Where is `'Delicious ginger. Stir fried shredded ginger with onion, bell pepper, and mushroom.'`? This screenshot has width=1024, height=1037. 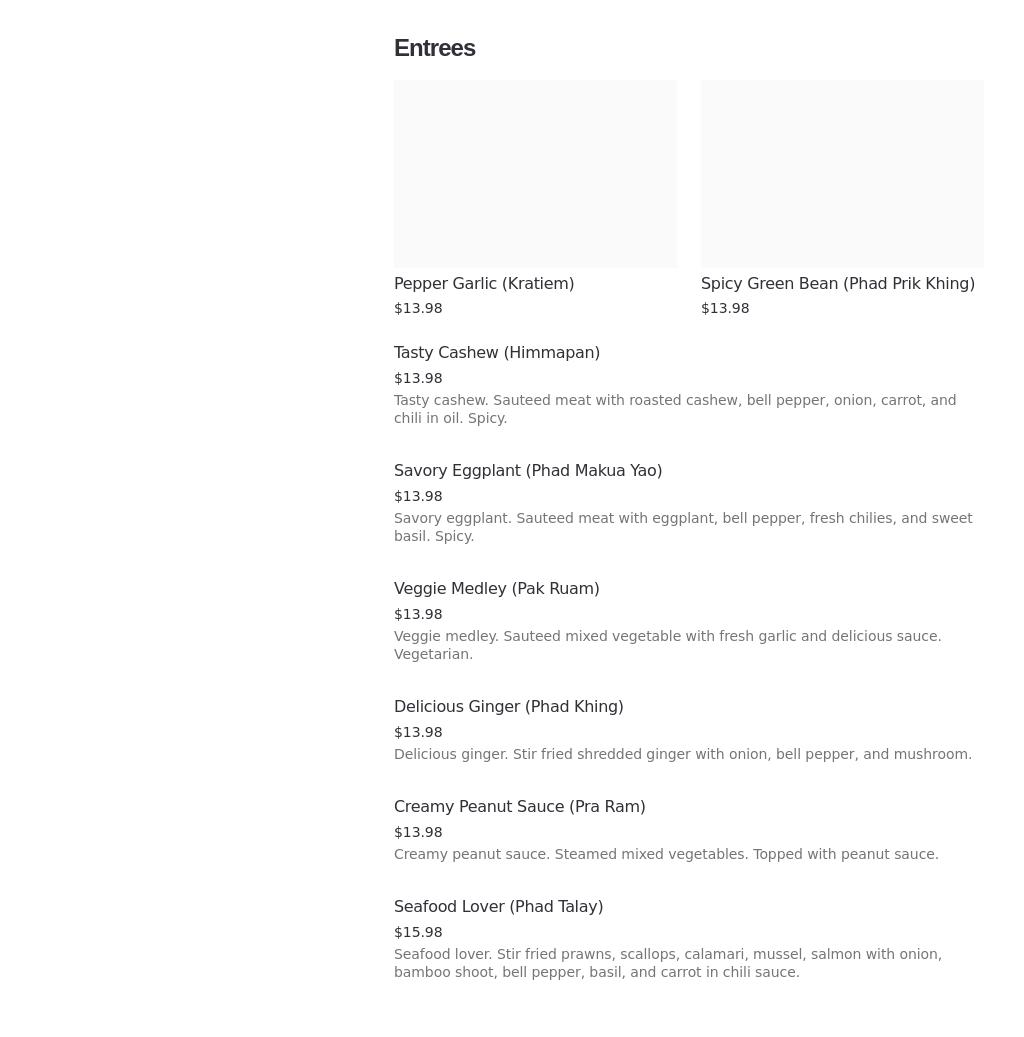
'Delicious ginger. Stir fried shredded ginger with onion, bell pepper, and mushroom.' is located at coordinates (683, 754).